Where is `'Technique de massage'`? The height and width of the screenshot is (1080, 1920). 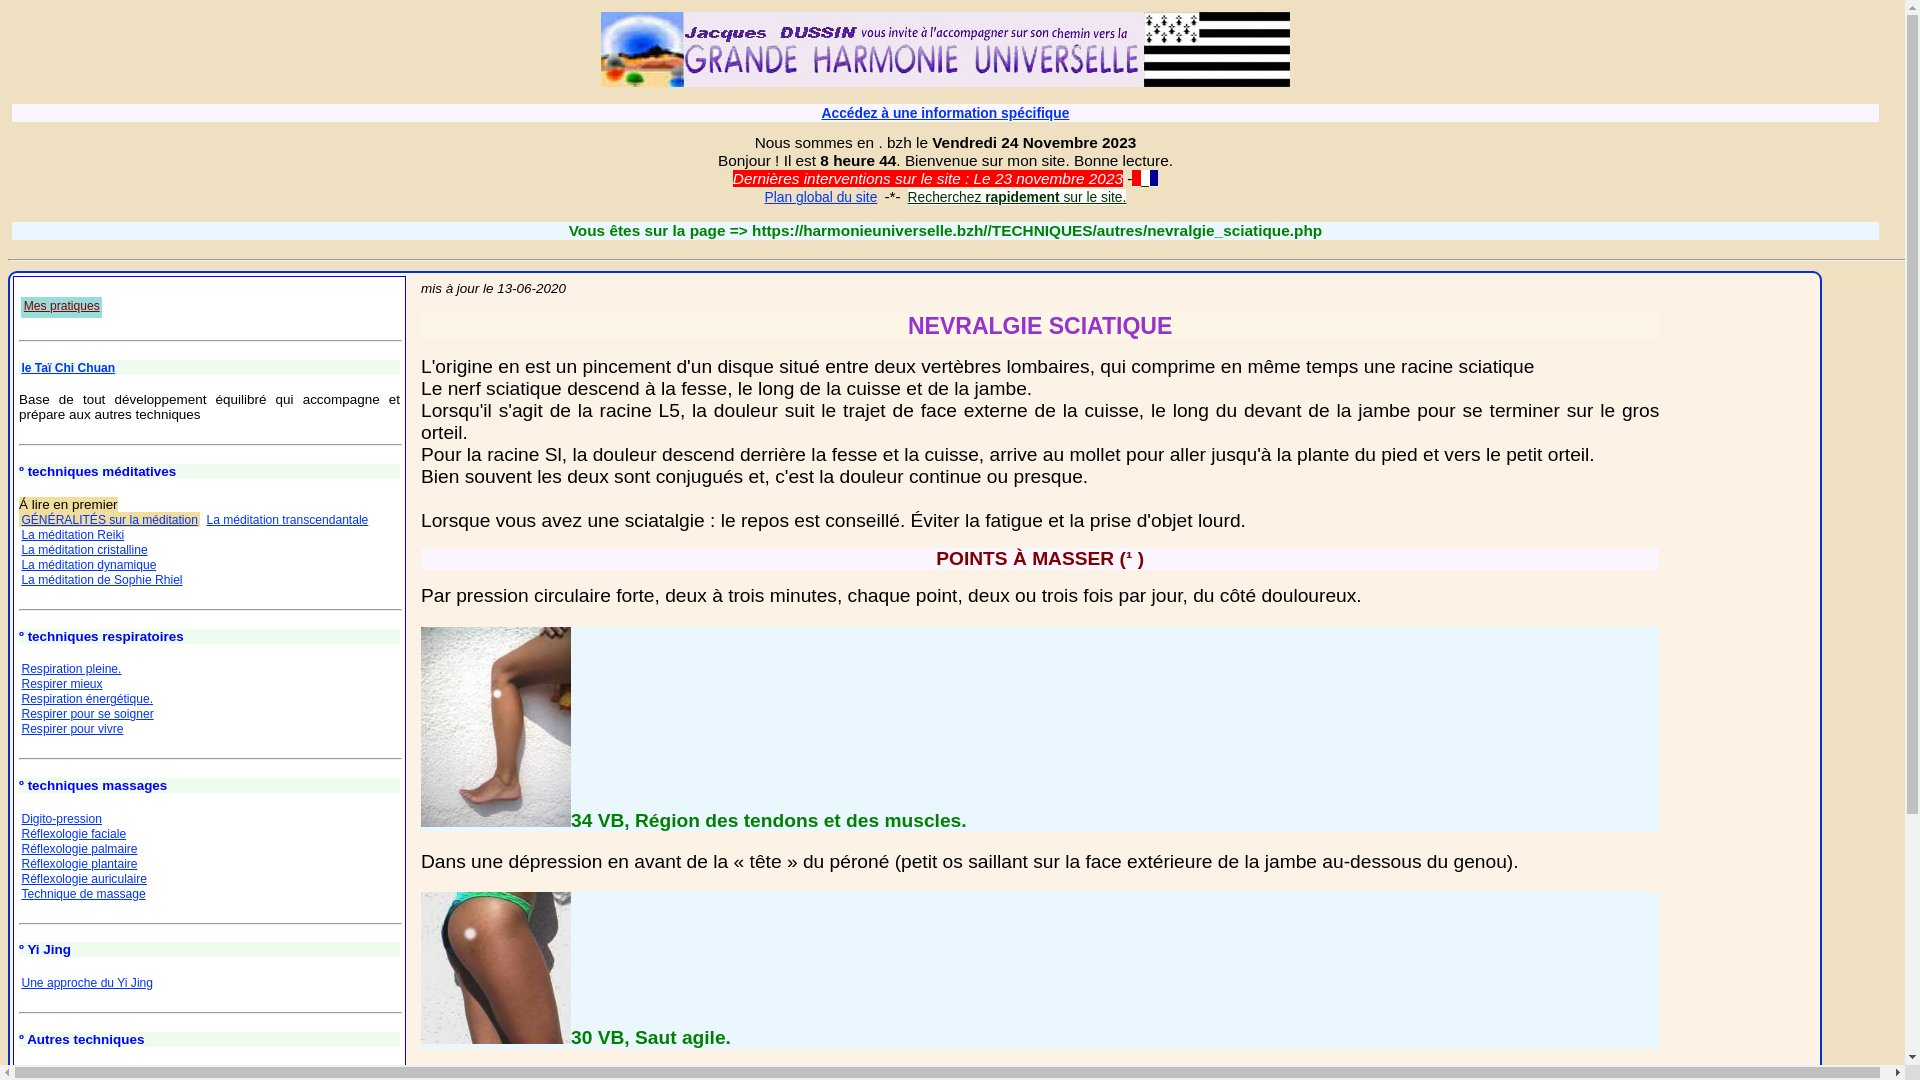 'Technique de massage' is located at coordinates (81, 893).